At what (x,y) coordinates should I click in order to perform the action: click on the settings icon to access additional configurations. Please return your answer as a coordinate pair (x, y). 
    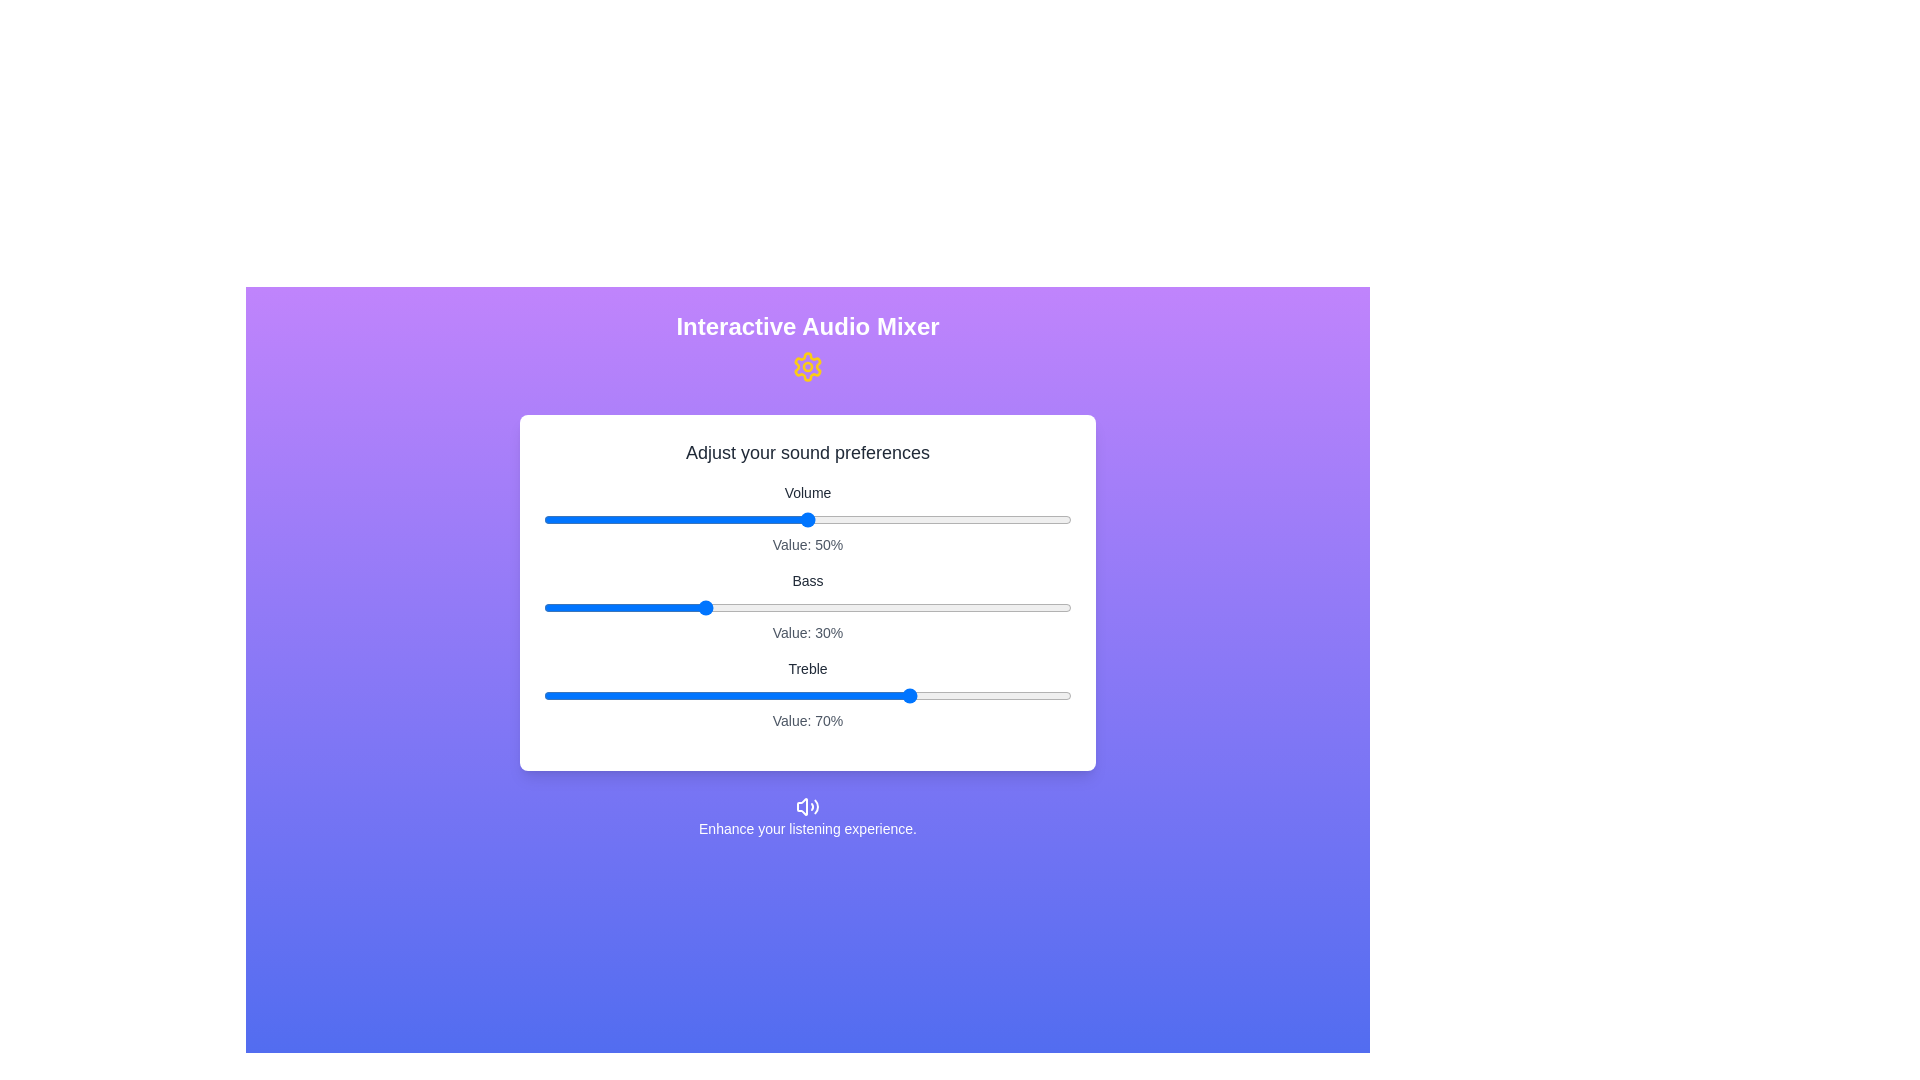
    Looking at the image, I should click on (807, 366).